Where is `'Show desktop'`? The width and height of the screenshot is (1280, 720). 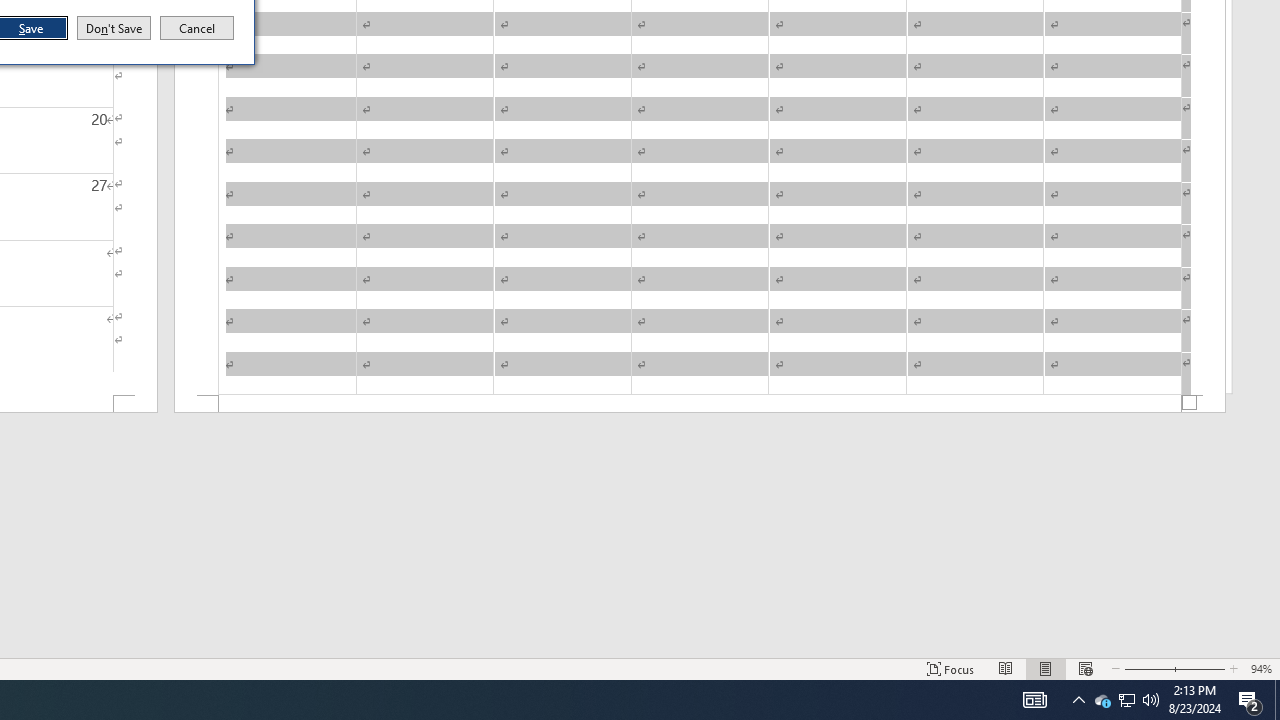 'Show desktop' is located at coordinates (1276, 698).